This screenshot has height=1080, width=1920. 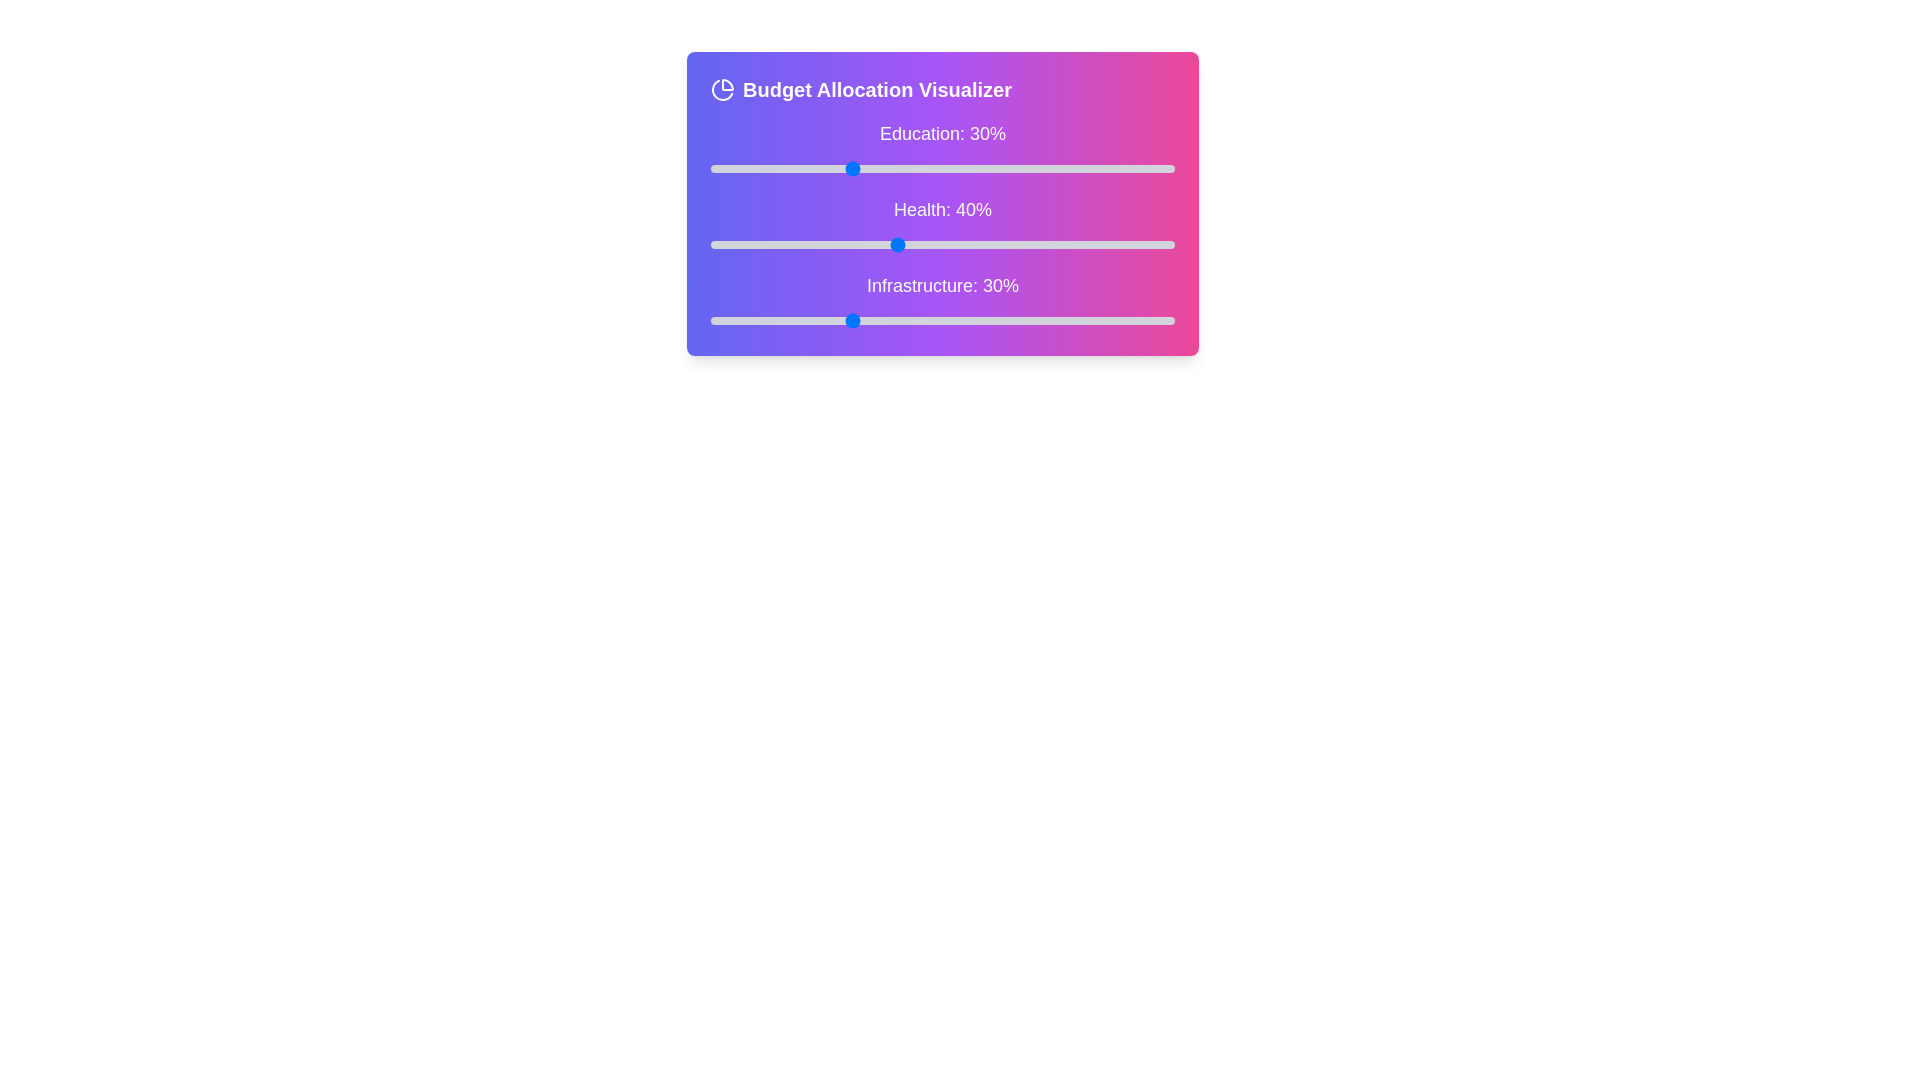 What do you see at coordinates (877, 88) in the screenshot?
I see `the bold text label reading 'Budget Allocation Visualizer', which is styled with a large font size and bold weight, located in a horizontally aligned section with an icon to its left` at bounding box center [877, 88].